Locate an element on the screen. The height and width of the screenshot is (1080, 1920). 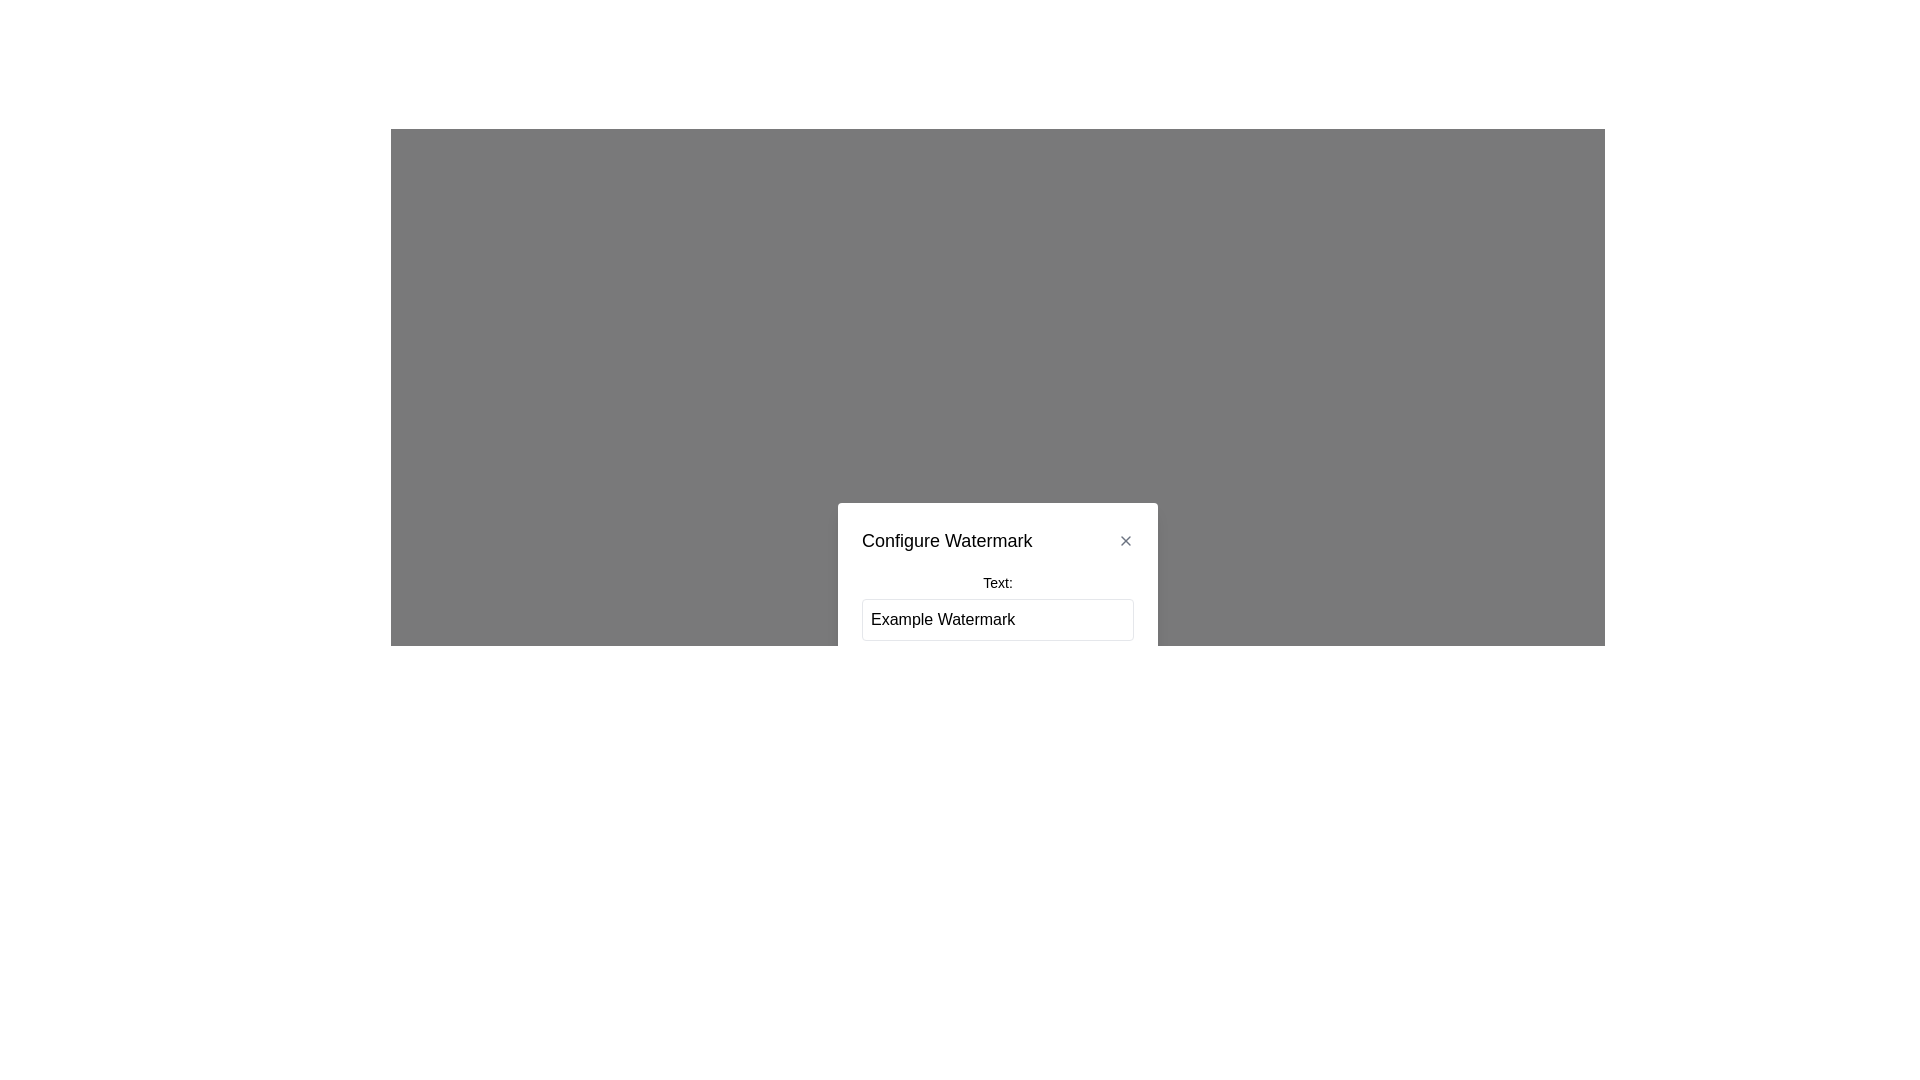
the text label reading 'Text:' which is located above the text input field with the placeholder 'Example Watermark' in the modal dialog box is located at coordinates (998, 582).